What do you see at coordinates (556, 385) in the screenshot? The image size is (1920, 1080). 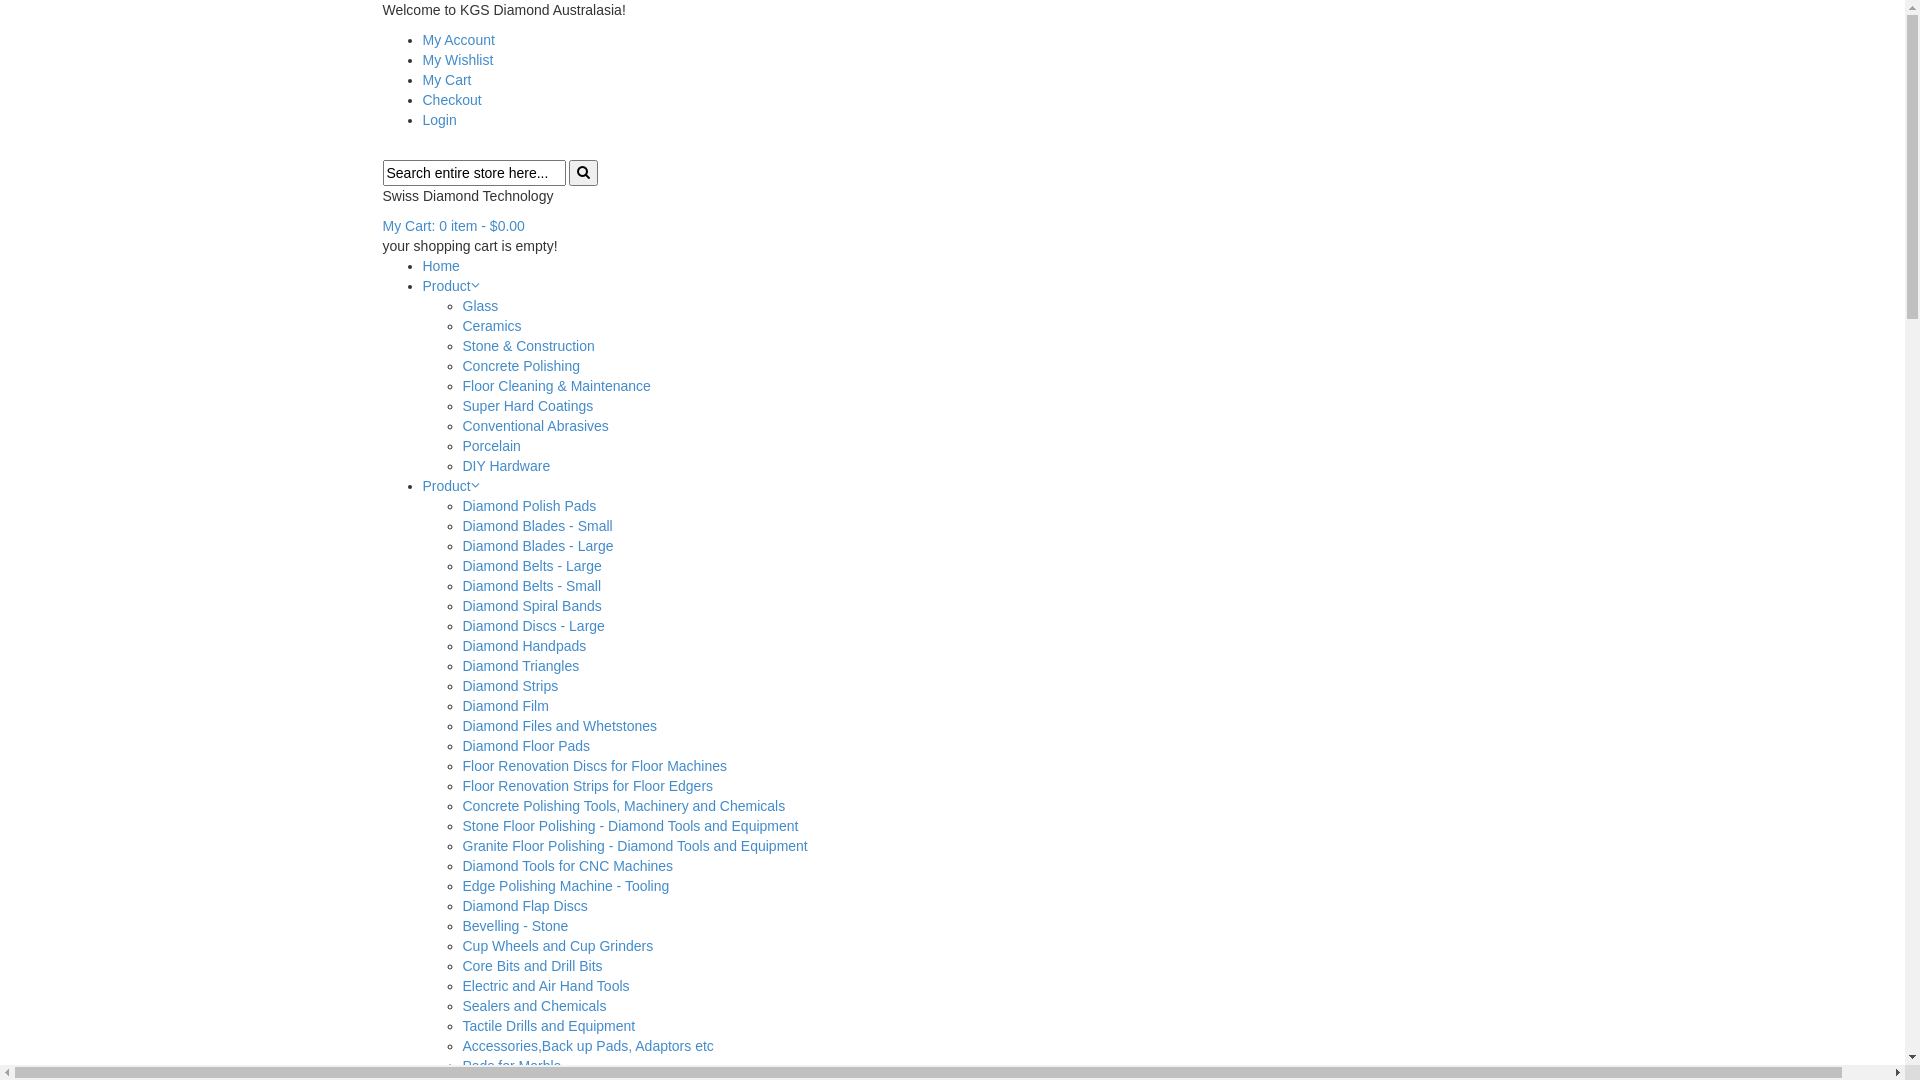 I see `'Floor Cleaning & Maintenance'` at bounding box center [556, 385].